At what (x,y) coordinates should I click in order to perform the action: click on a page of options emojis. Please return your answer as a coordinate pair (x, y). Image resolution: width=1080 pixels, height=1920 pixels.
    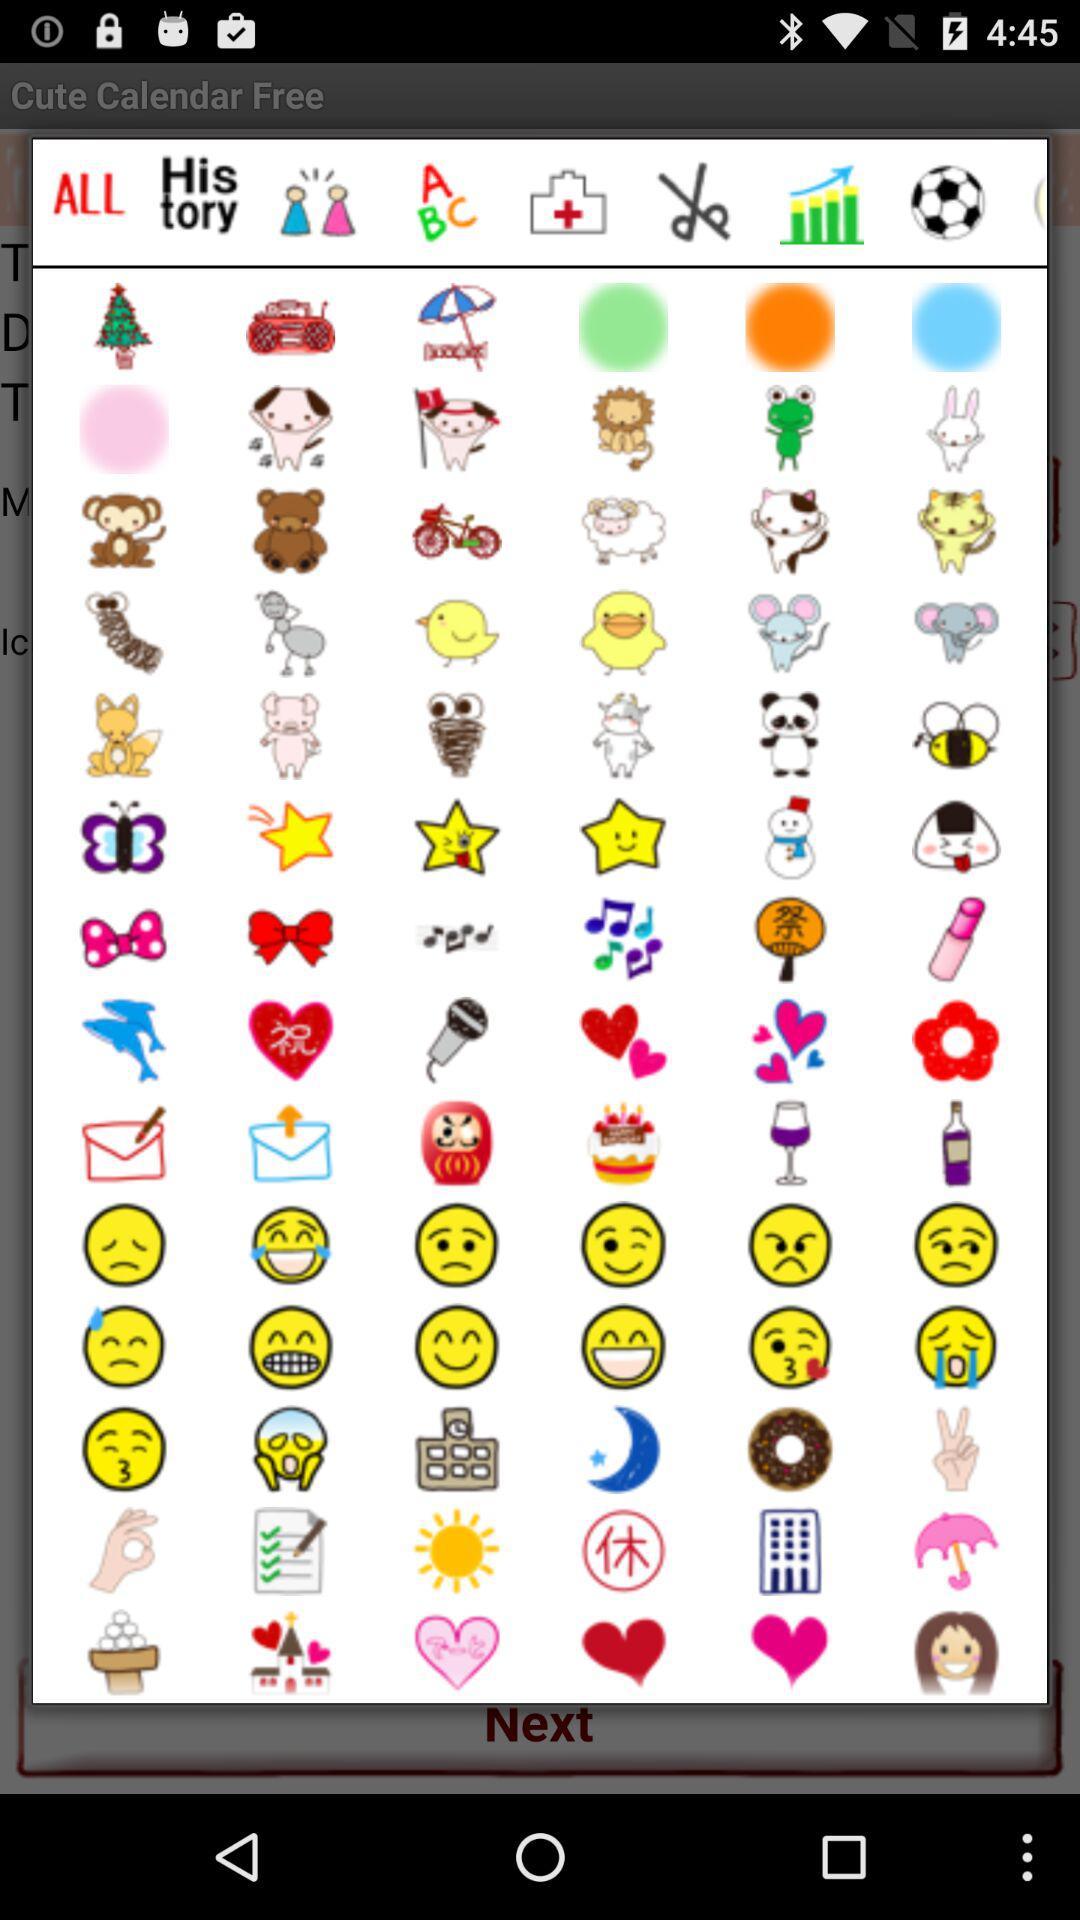
    Looking at the image, I should click on (694, 202).